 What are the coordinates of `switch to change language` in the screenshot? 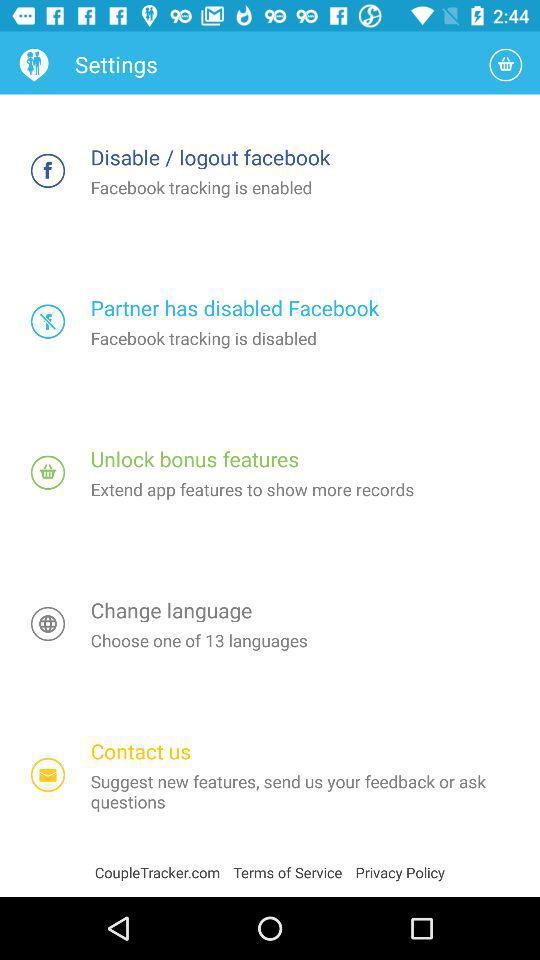 It's located at (48, 623).